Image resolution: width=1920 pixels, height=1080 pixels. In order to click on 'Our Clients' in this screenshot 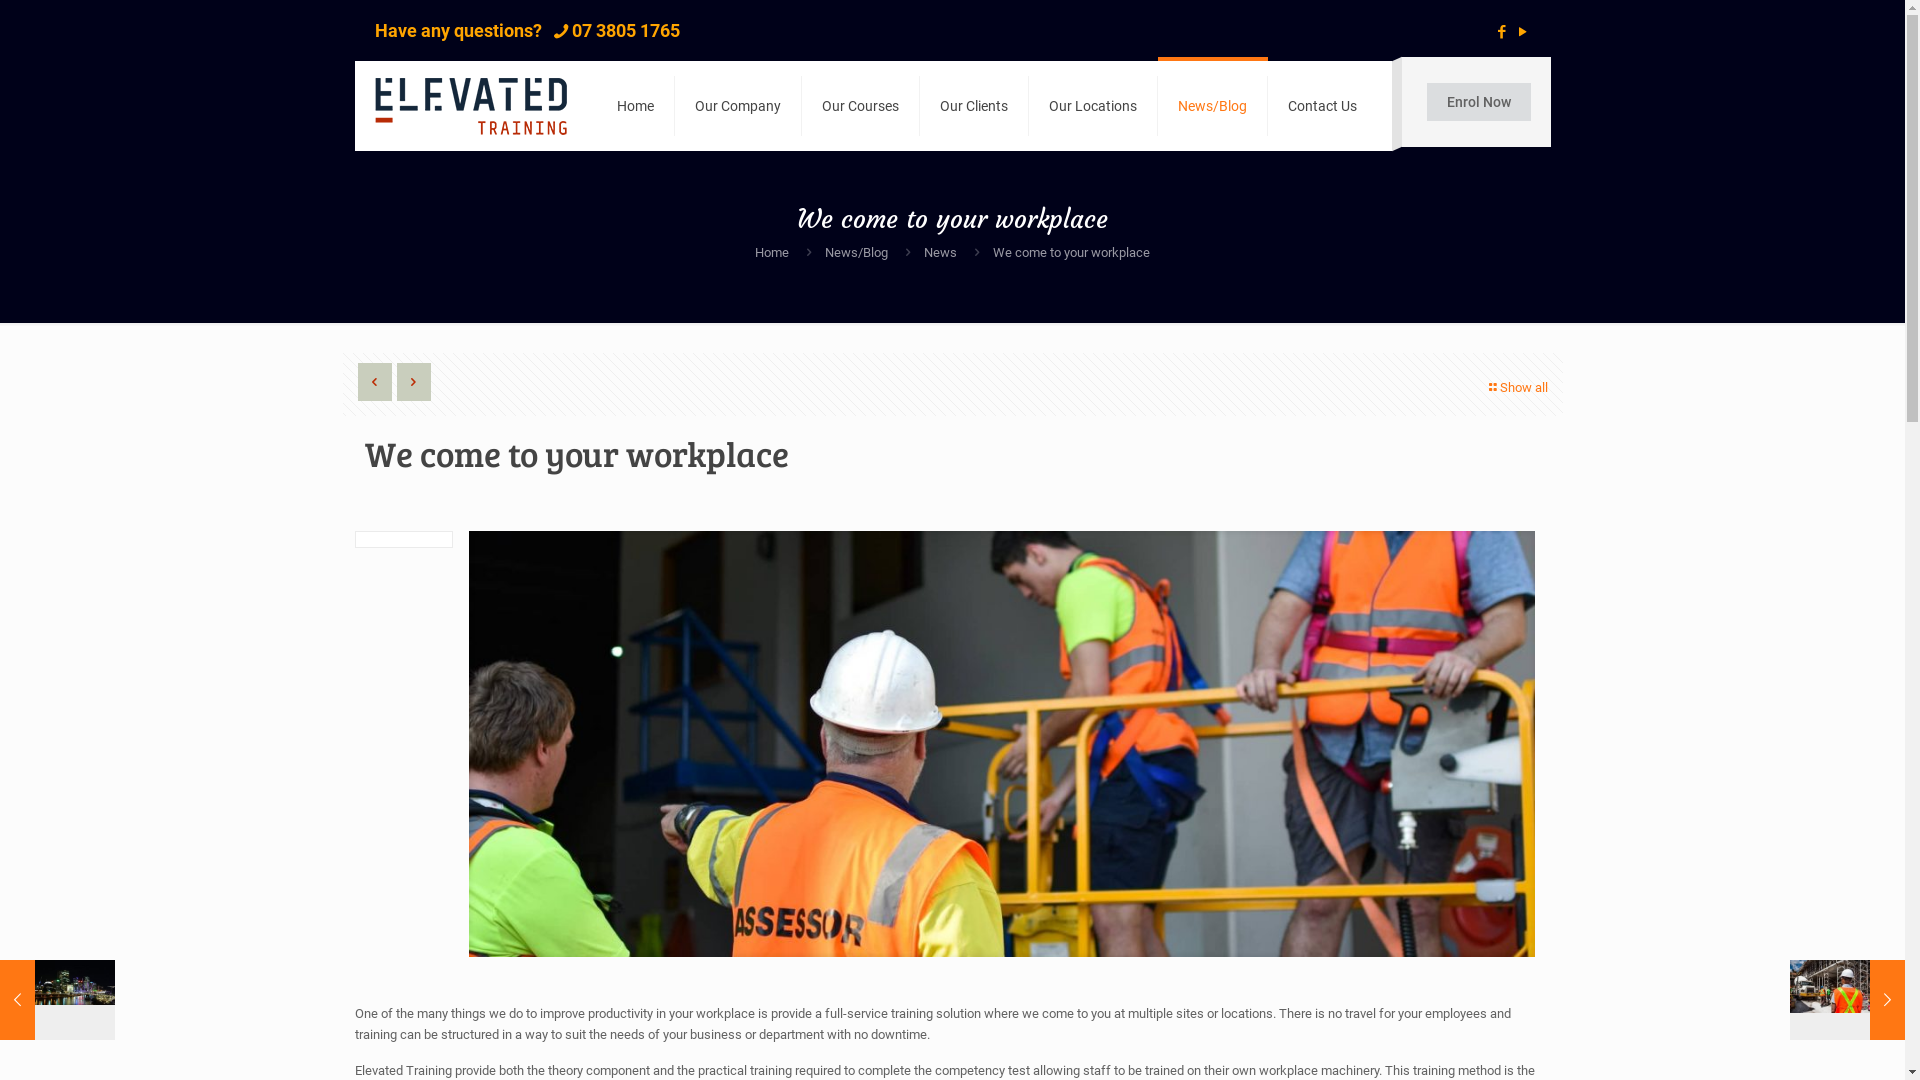, I will do `click(974, 105)`.